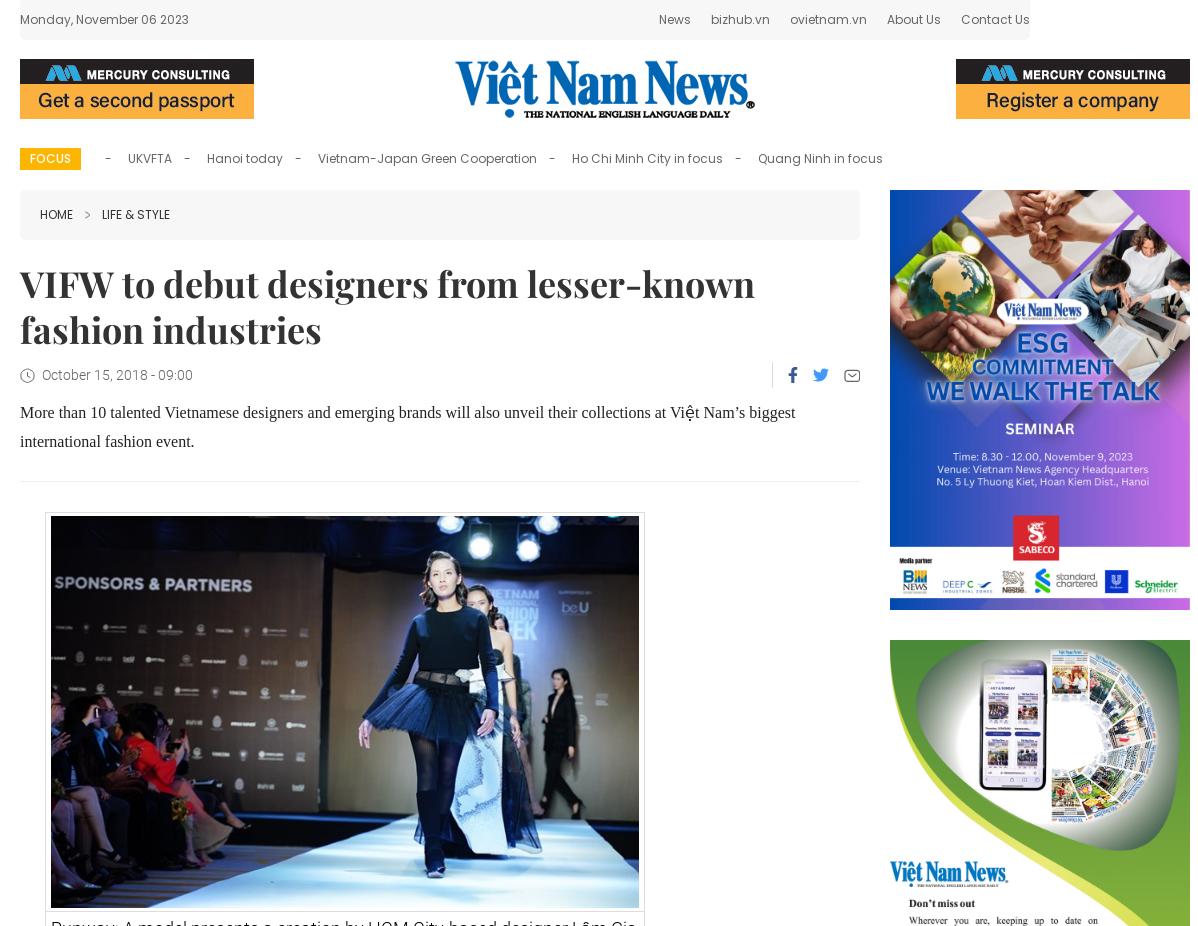 Image resolution: width=1198 pixels, height=926 pixels. I want to click on 'Opinion', so click(788, 24).